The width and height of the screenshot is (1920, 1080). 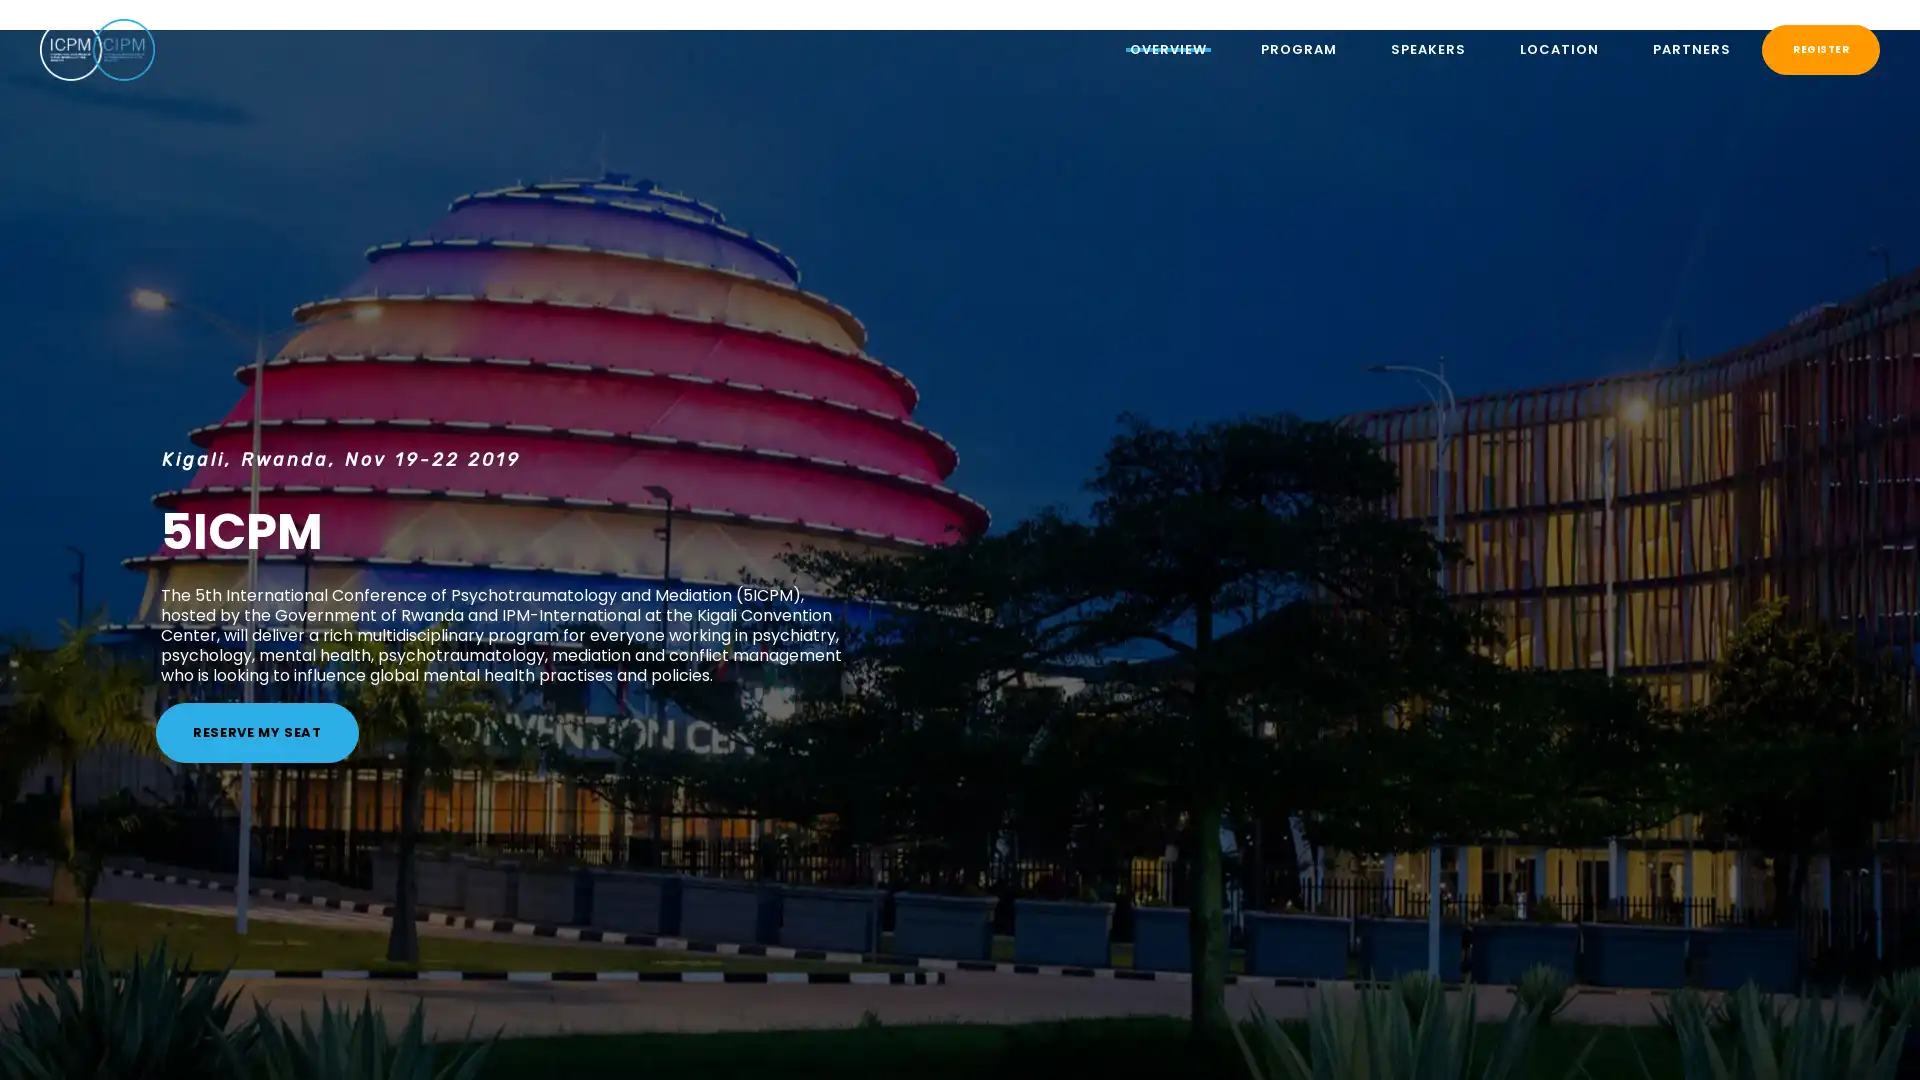 I want to click on send, so click(x=1205, y=338).